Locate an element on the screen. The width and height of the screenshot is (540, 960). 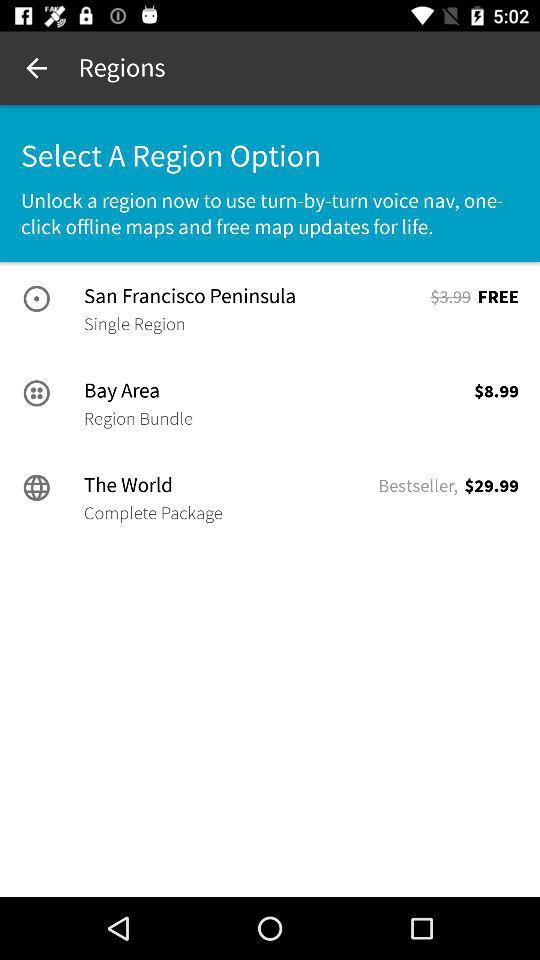
icon above the select a region icon is located at coordinates (36, 68).